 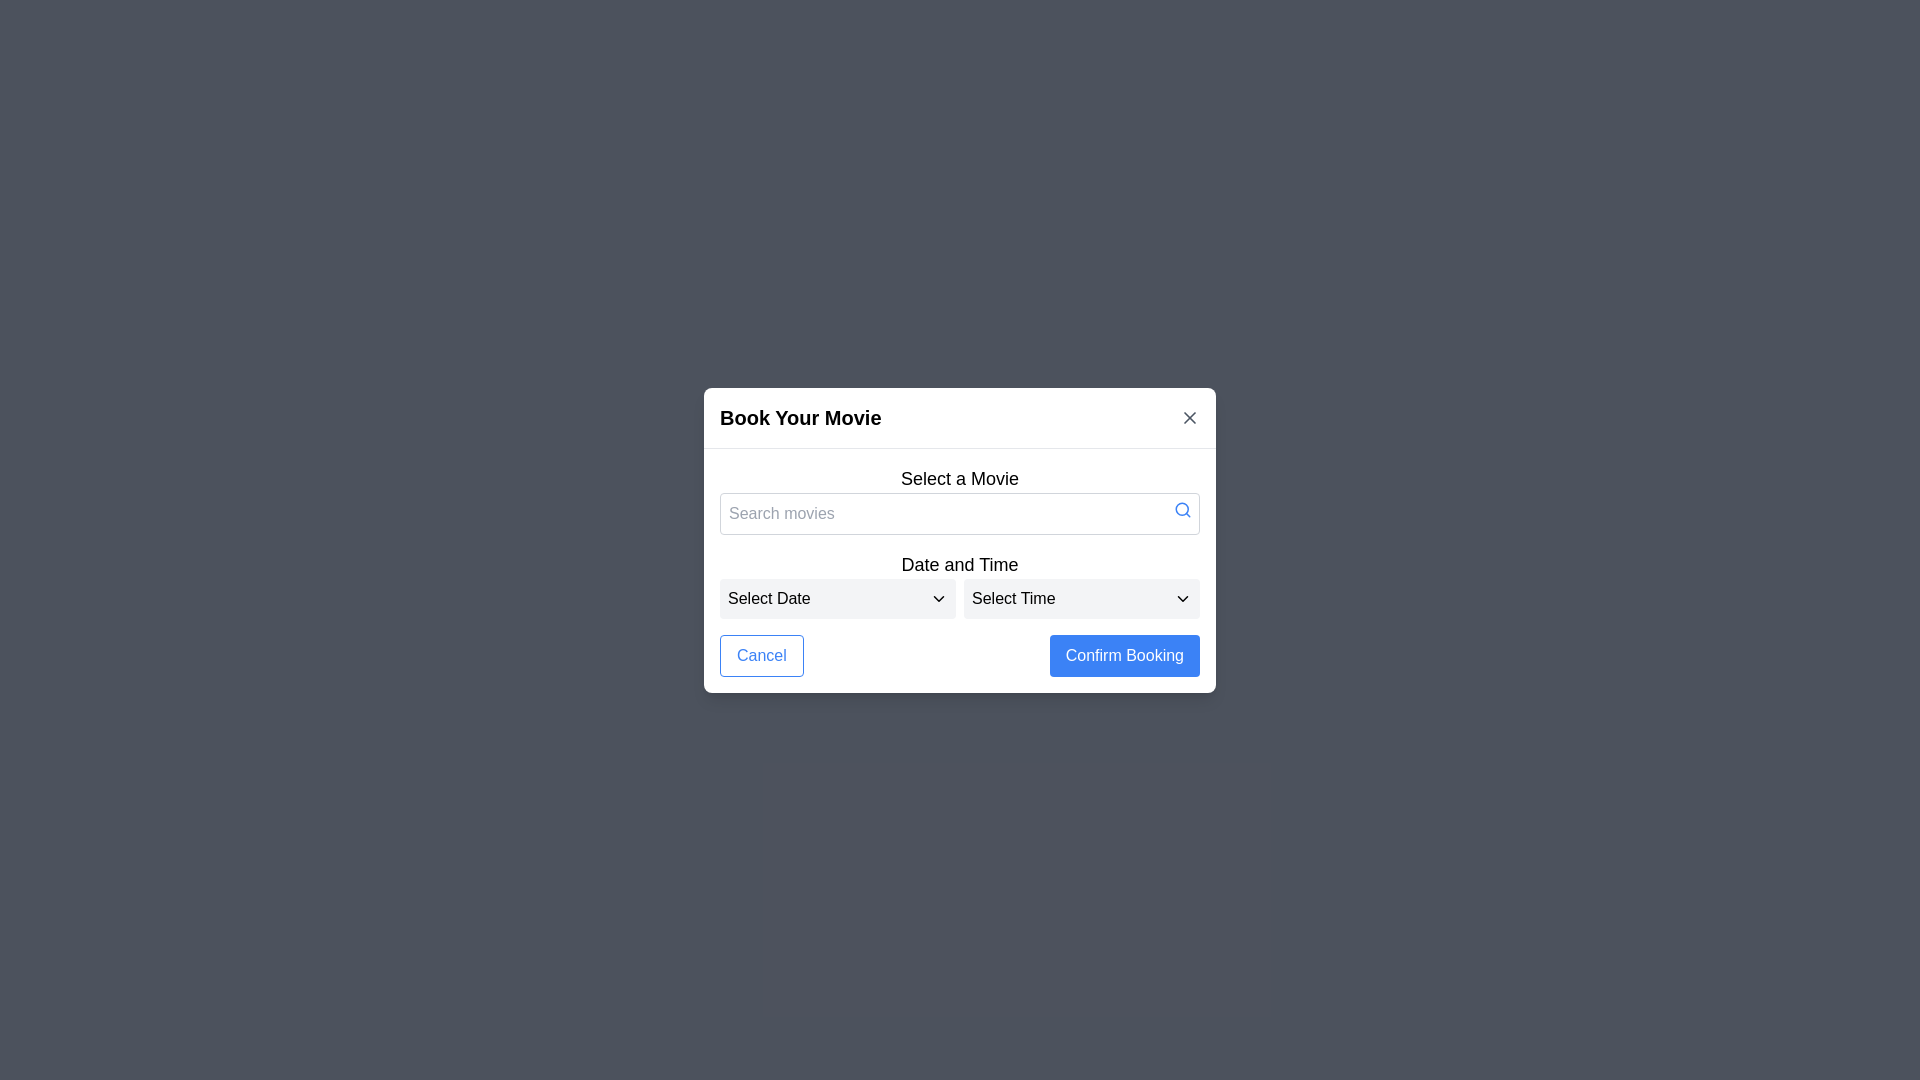 I want to click on the blue magnifying glass icon located at the right end of the search bar in the 'Book Your Movie' modal, so click(x=1182, y=508).